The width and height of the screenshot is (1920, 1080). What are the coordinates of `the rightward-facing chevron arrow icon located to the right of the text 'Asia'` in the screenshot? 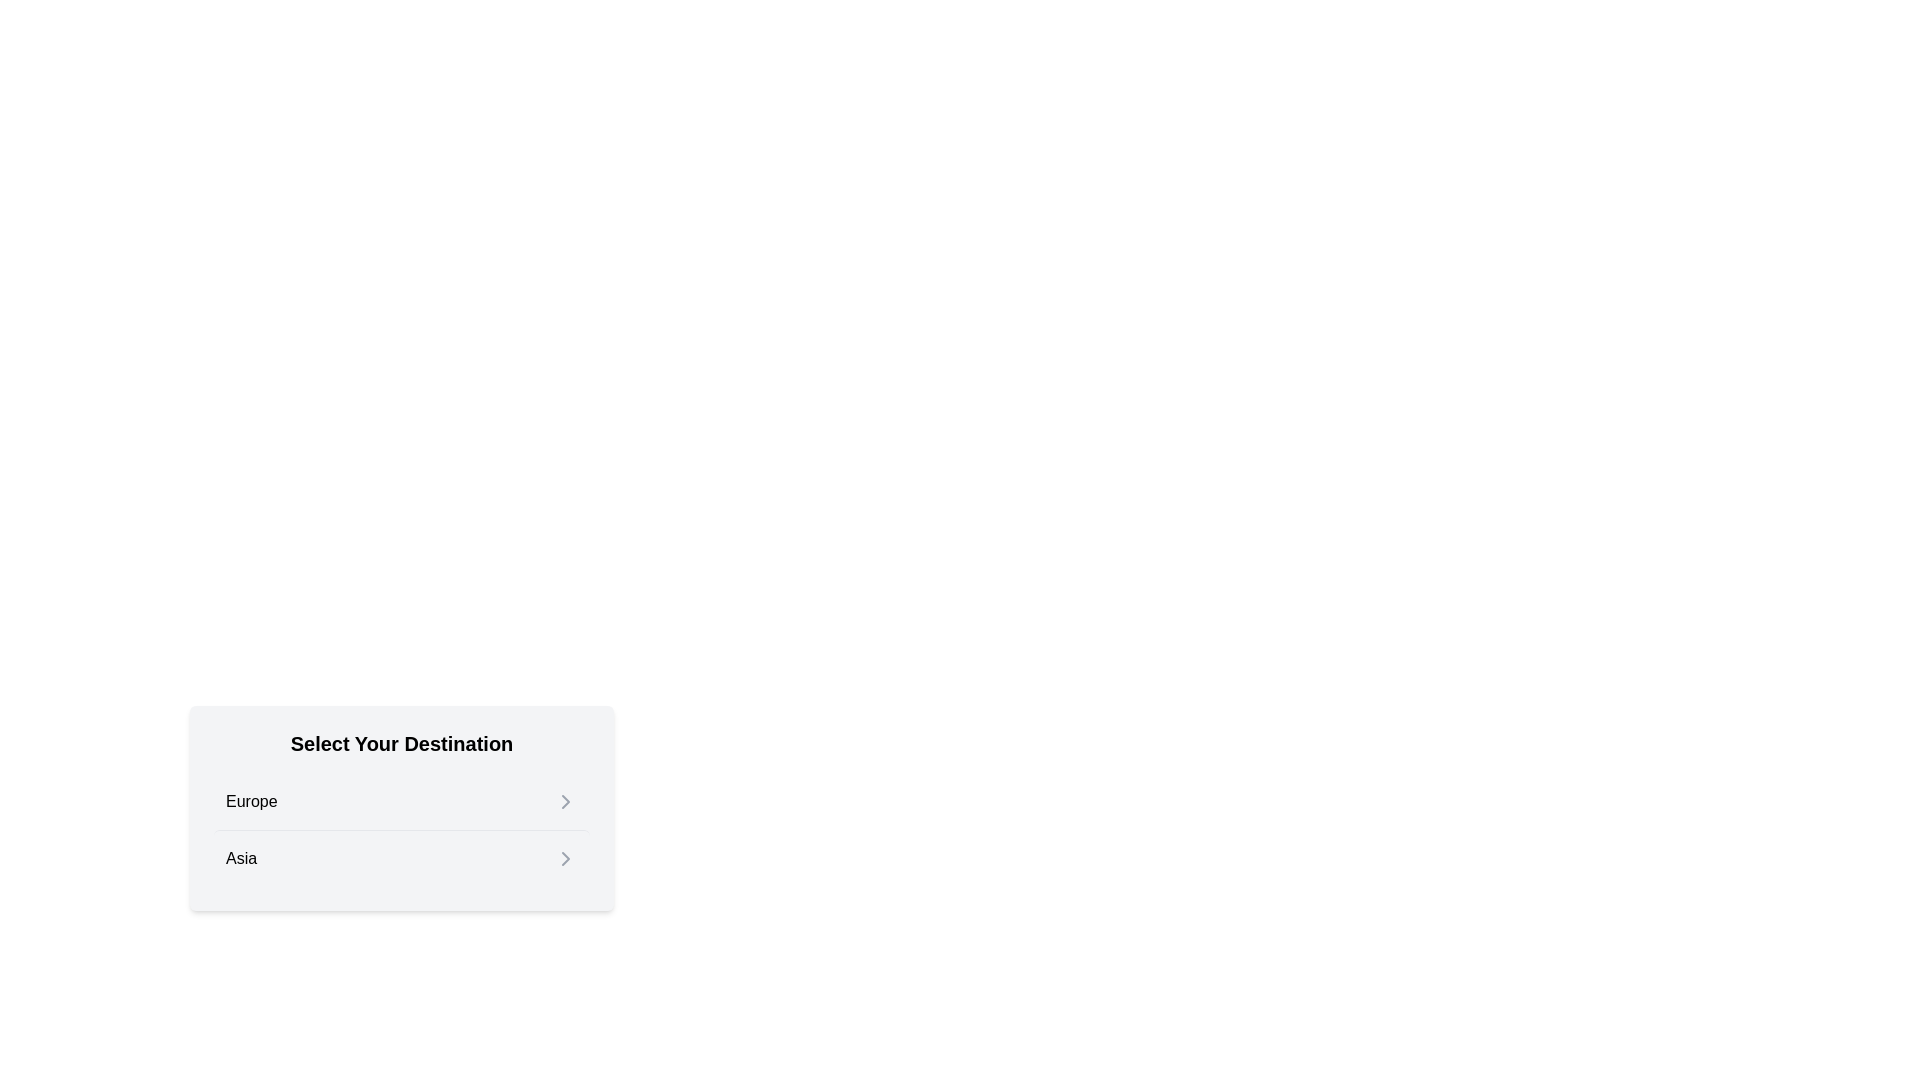 It's located at (565, 858).